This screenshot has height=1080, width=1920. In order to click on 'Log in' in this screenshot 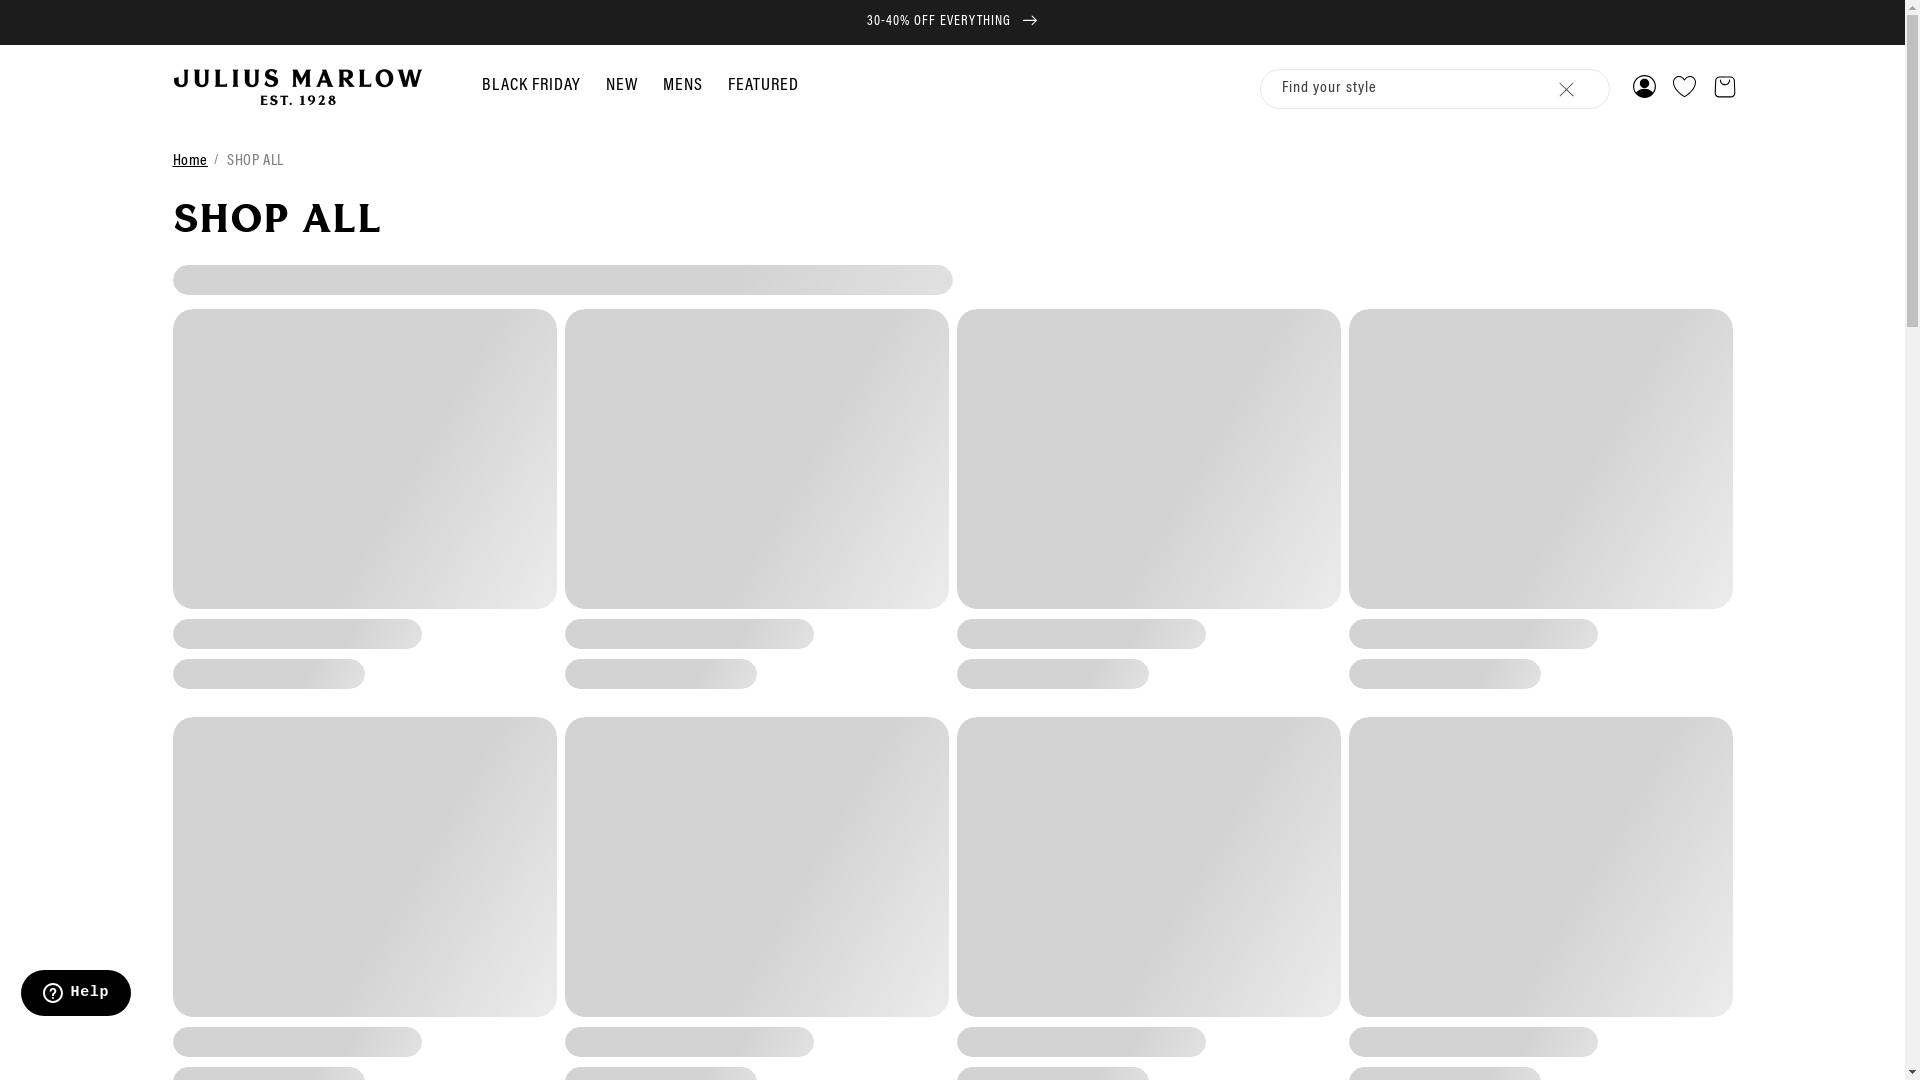, I will do `click(1643, 86)`.